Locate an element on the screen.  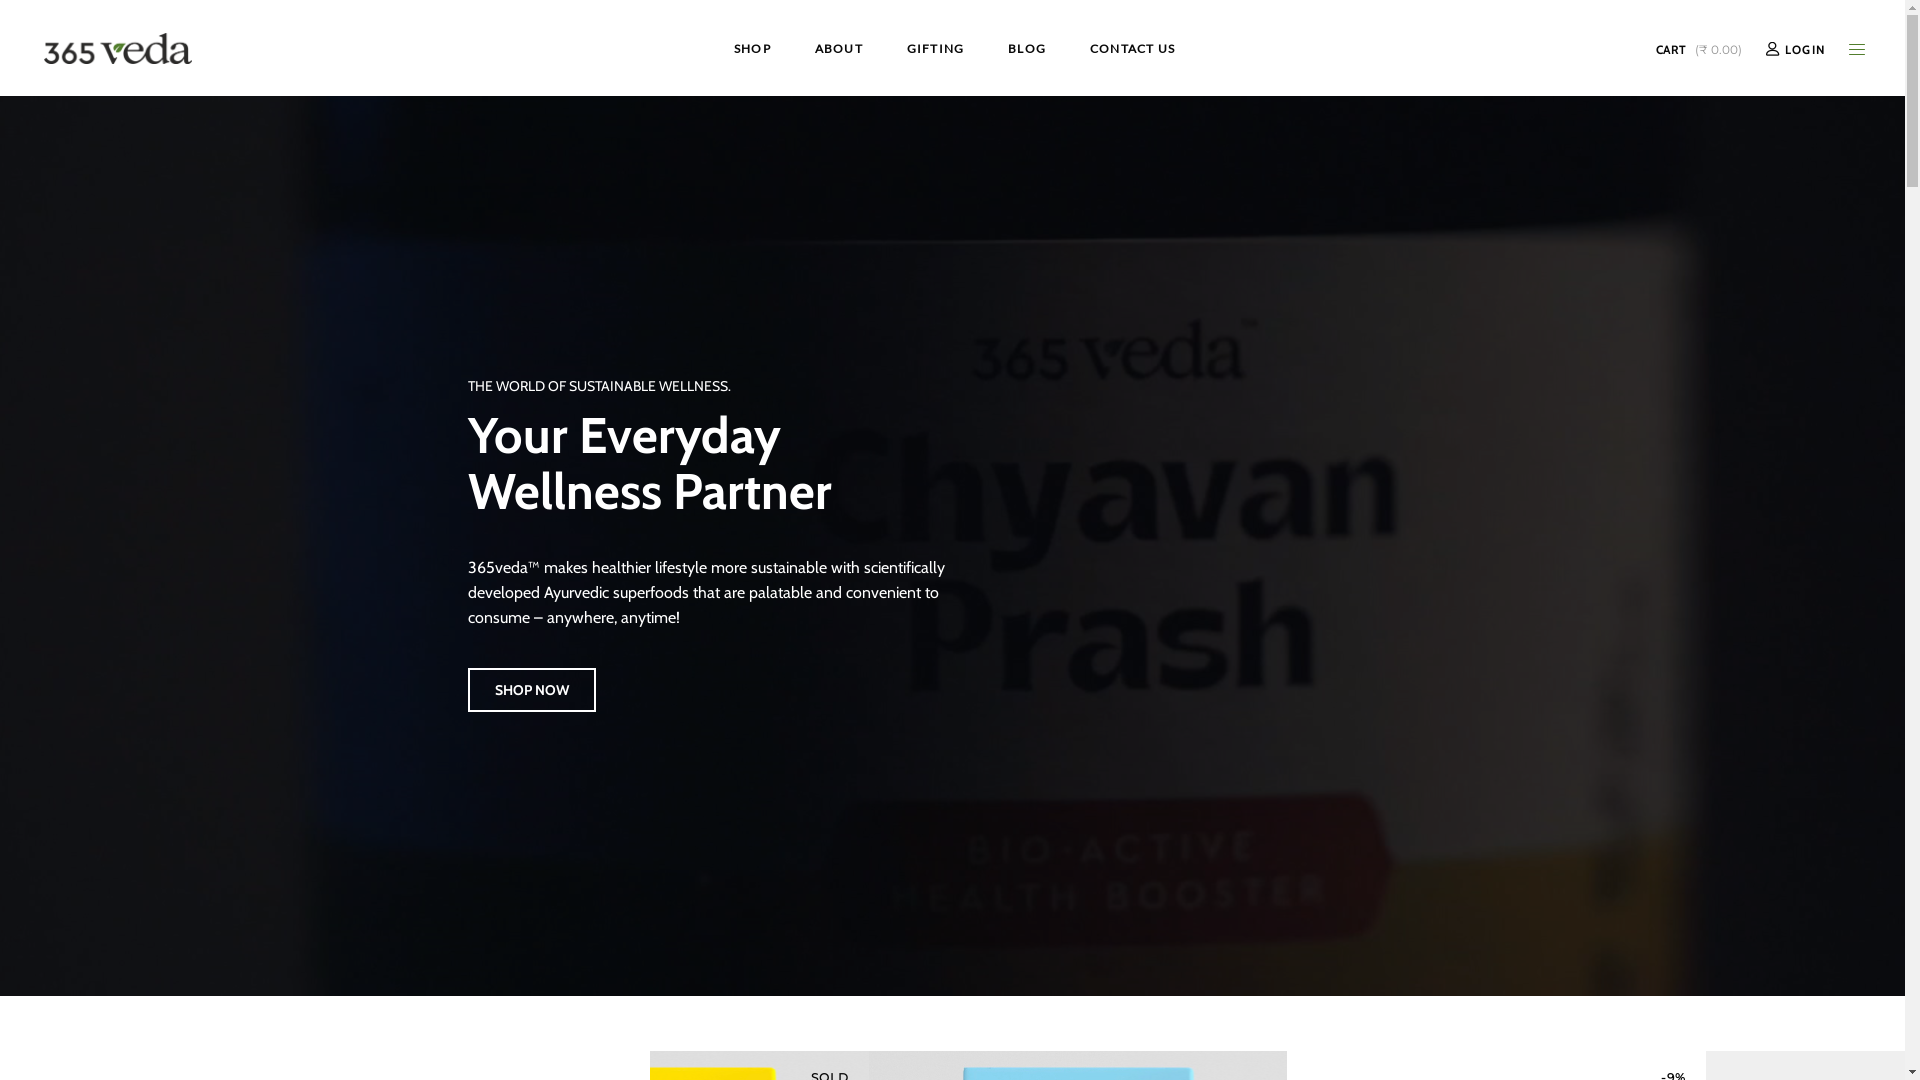
'LOGIN' is located at coordinates (1795, 48).